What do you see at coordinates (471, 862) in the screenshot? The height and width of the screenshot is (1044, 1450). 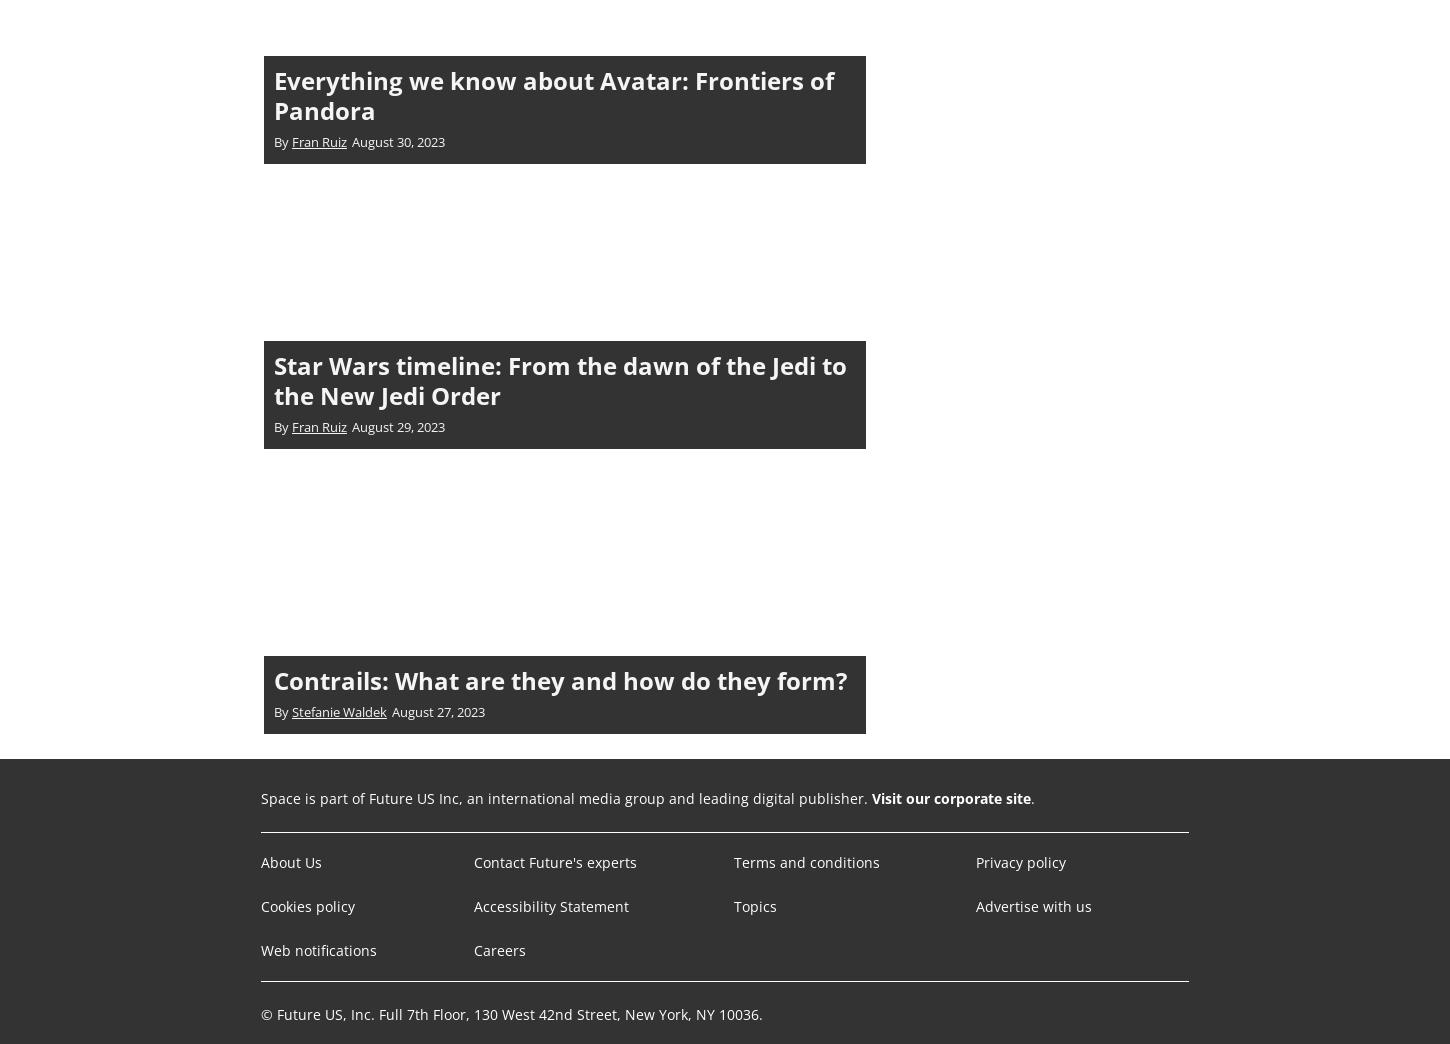 I see `'Contact Future's experts'` at bounding box center [471, 862].